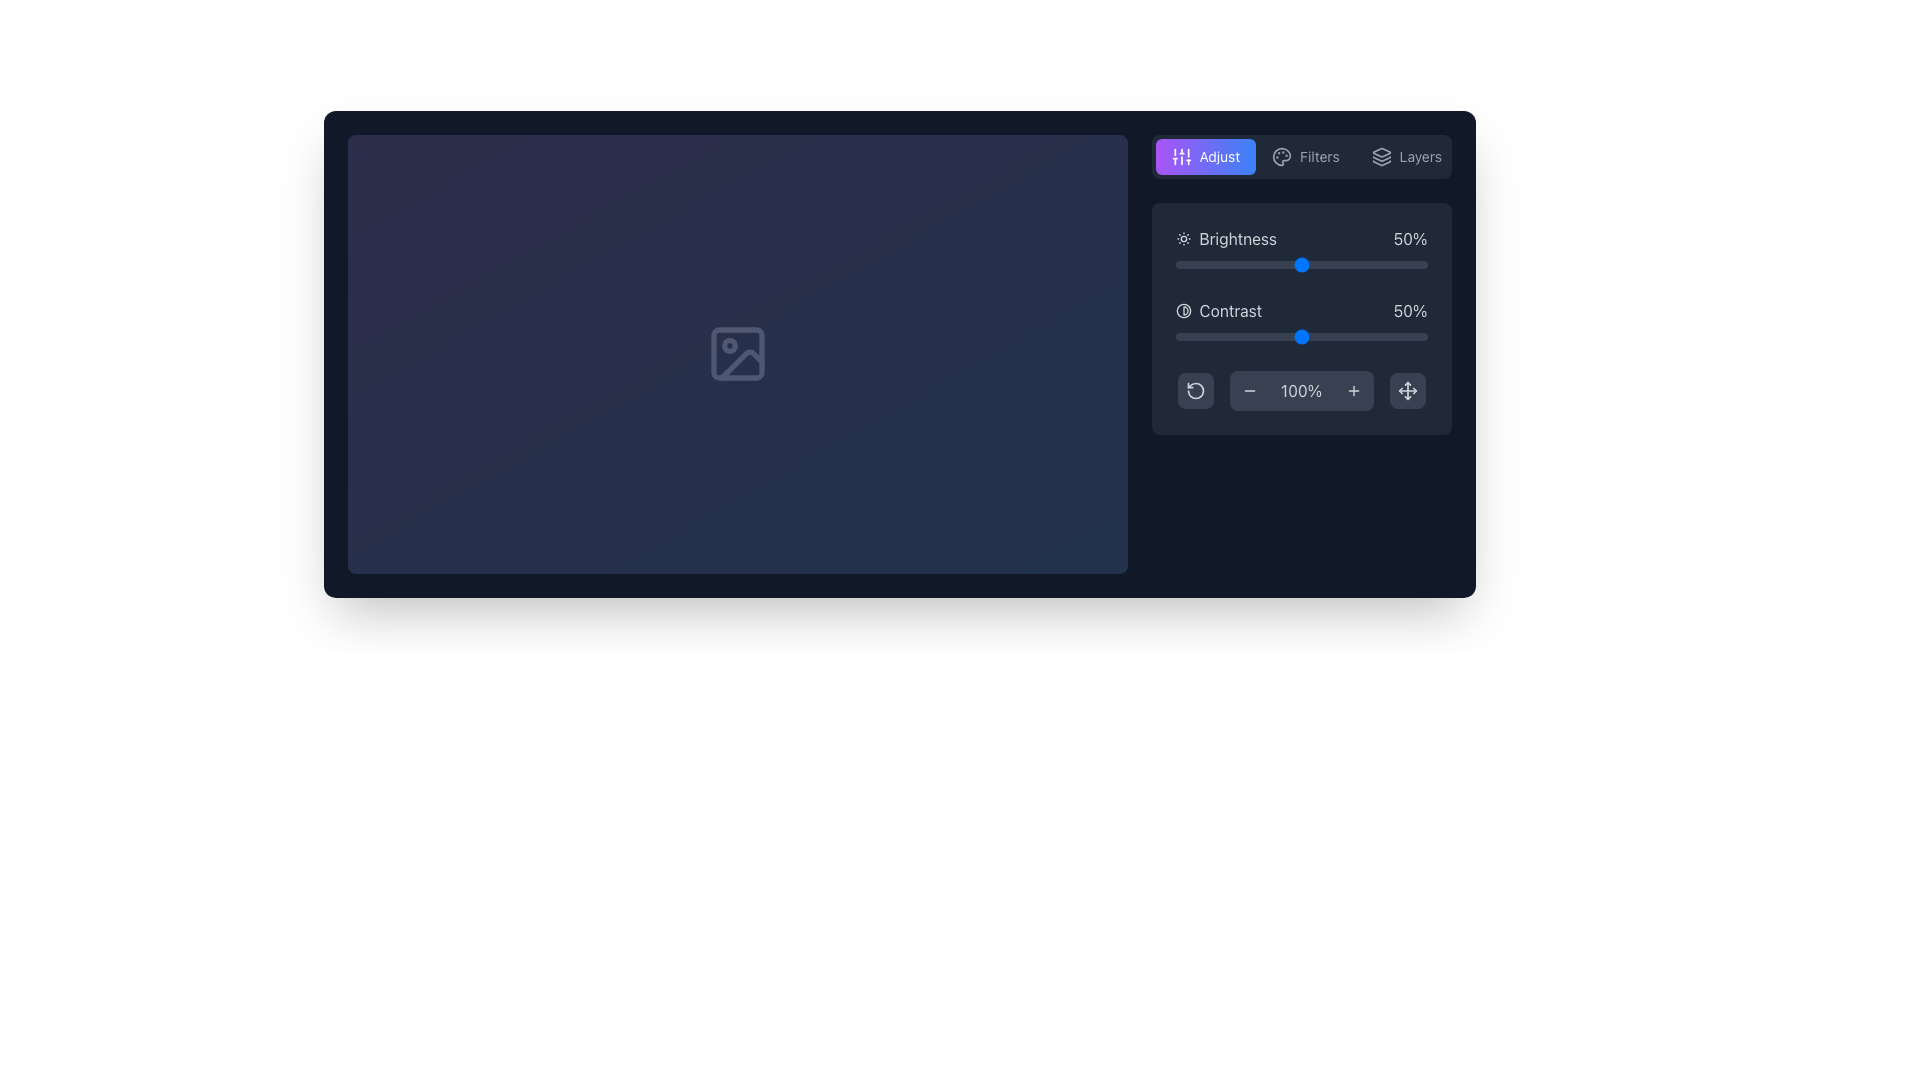 This screenshot has height=1080, width=1920. I want to click on the circular reset icon button, which depicts a counter-clockwise rotation arrow, so click(1195, 390).